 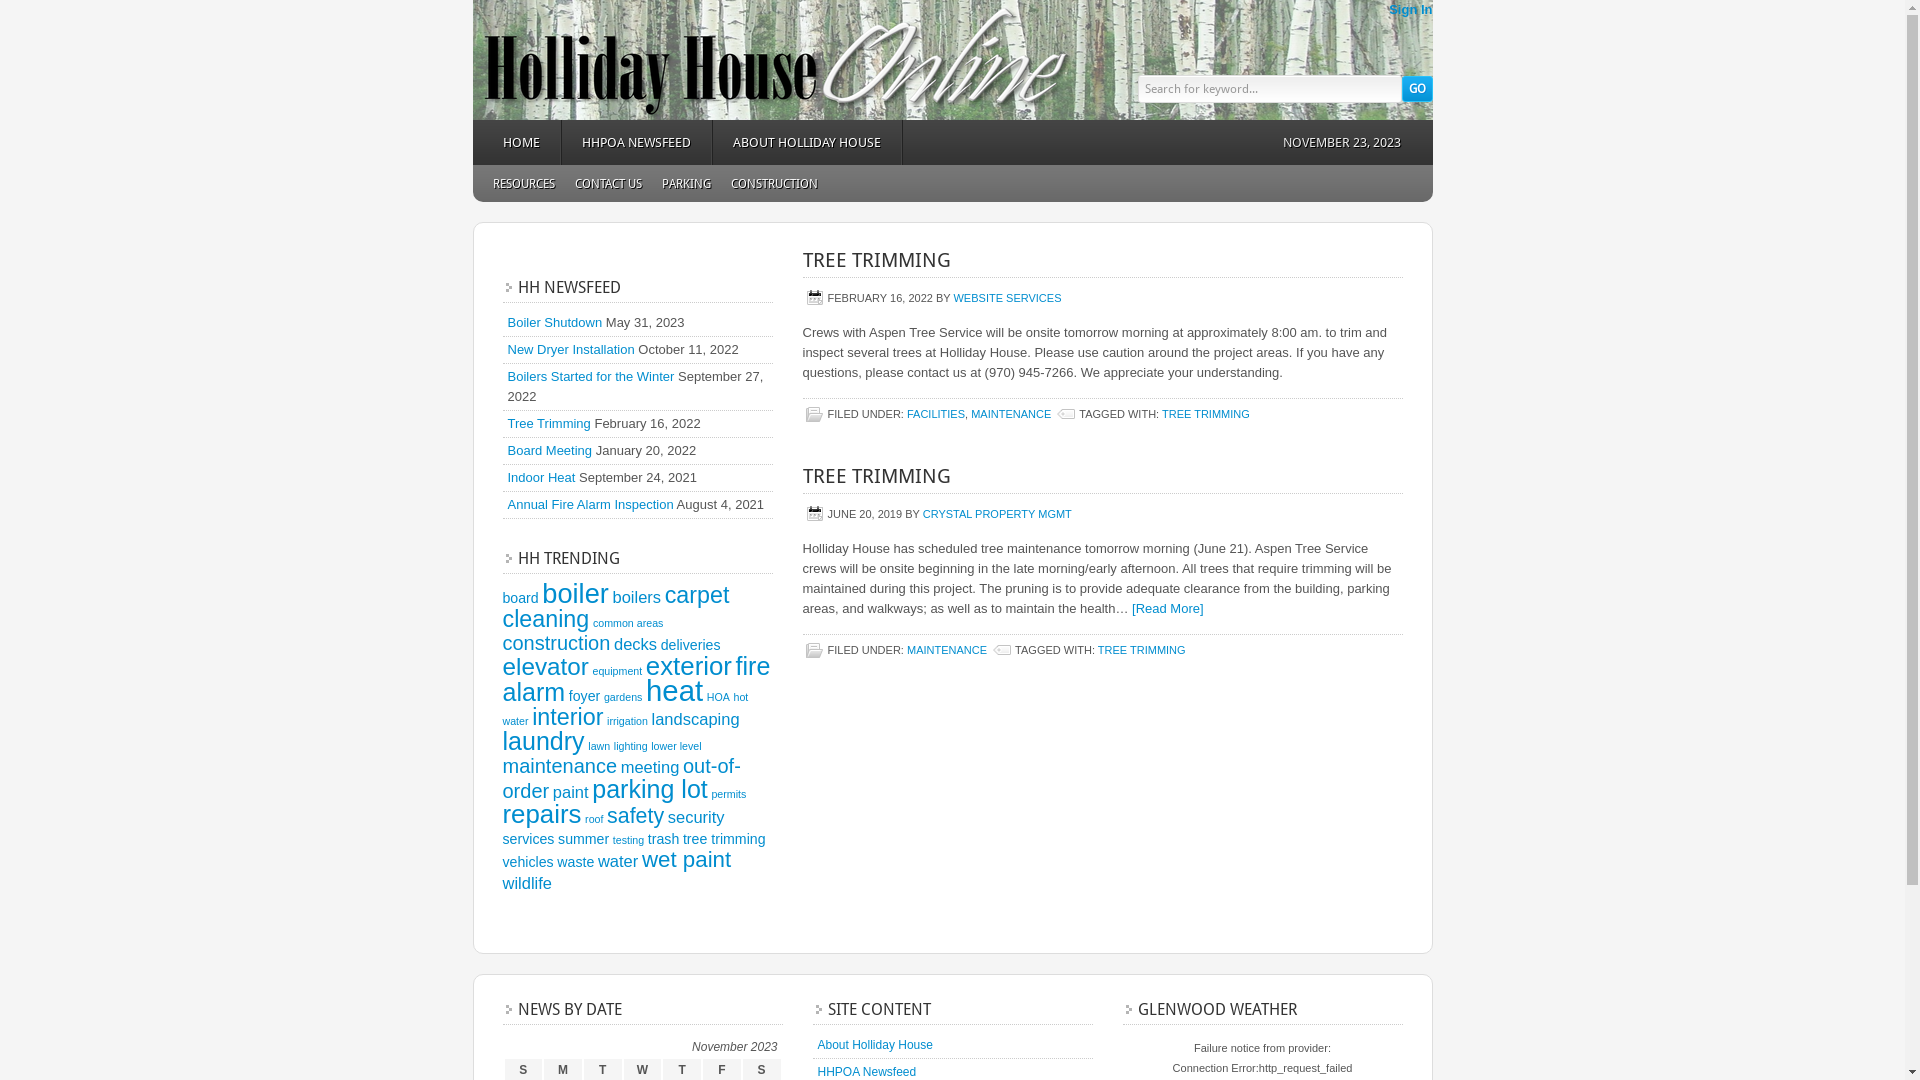 I want to click on 'landscaping', so click(x=696, y=717).